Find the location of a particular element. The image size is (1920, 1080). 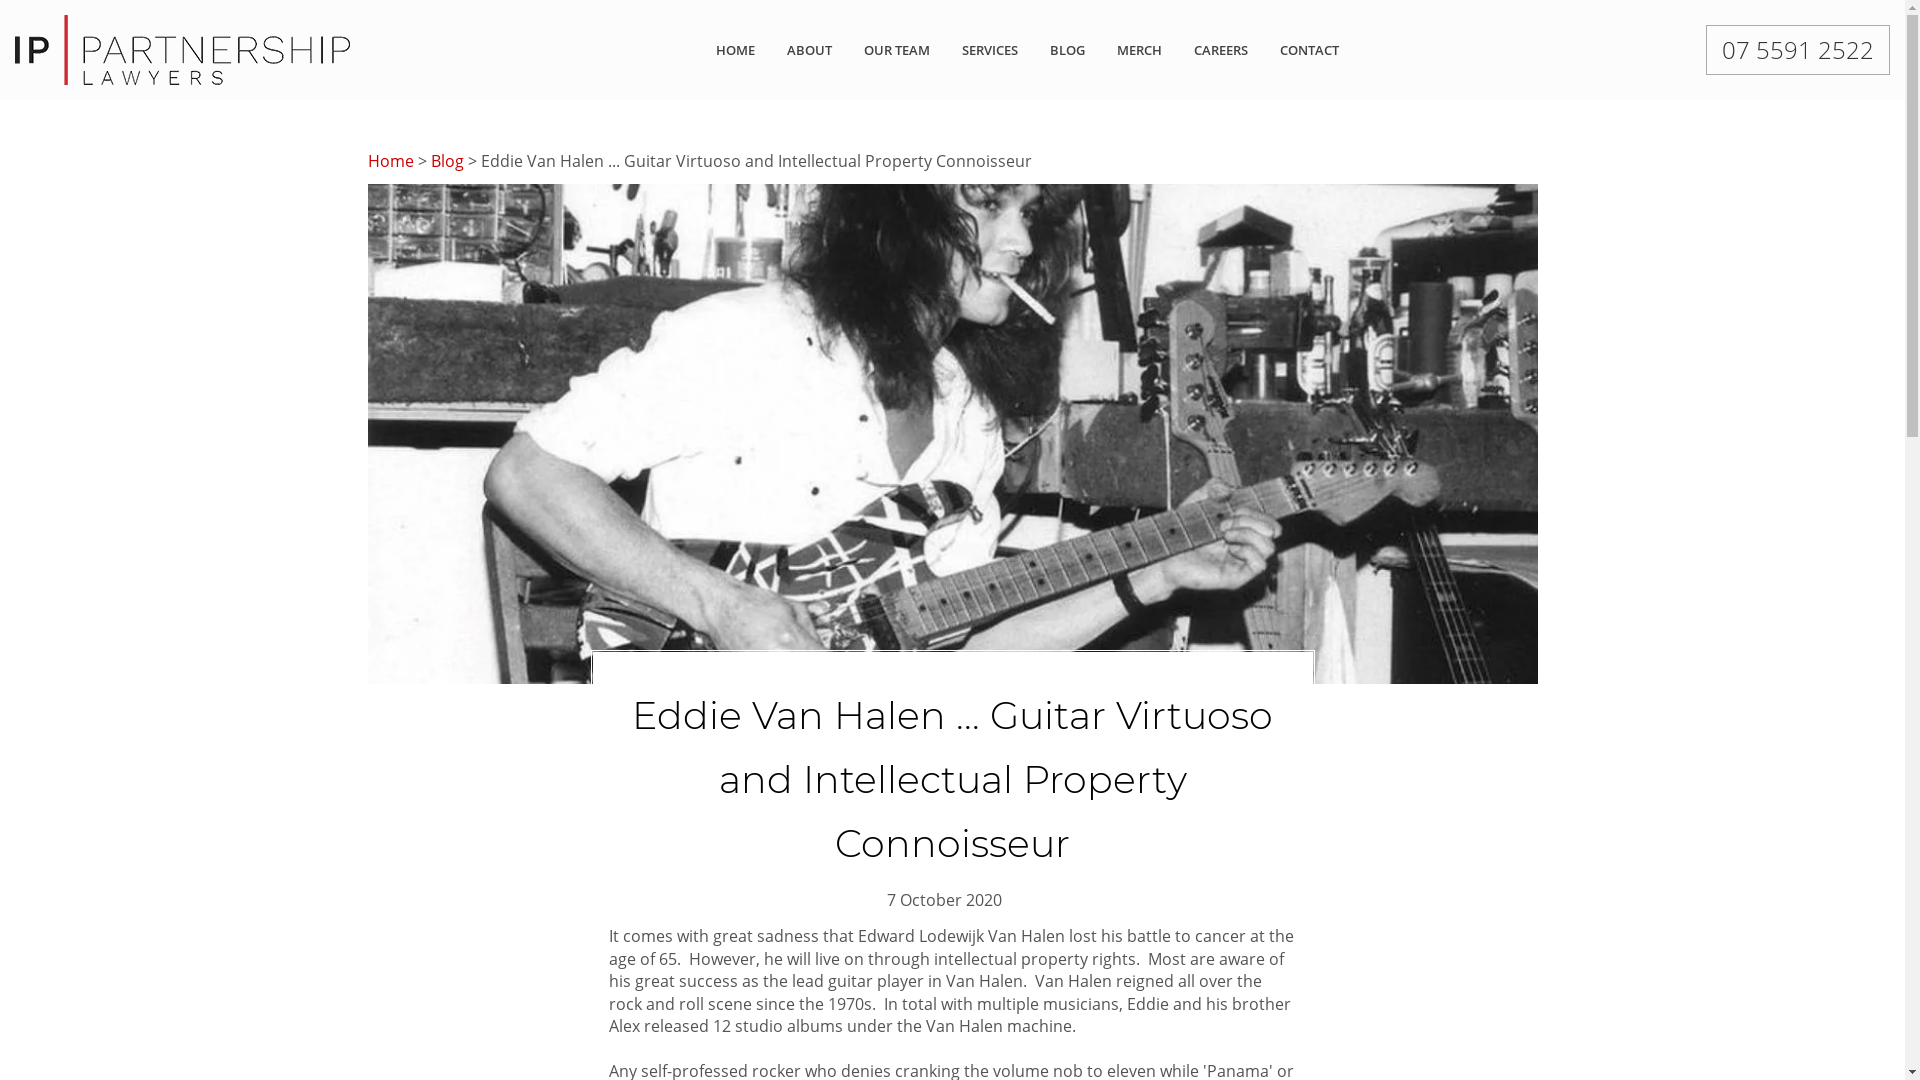

'Blog' is located at coordinates (445, 160).